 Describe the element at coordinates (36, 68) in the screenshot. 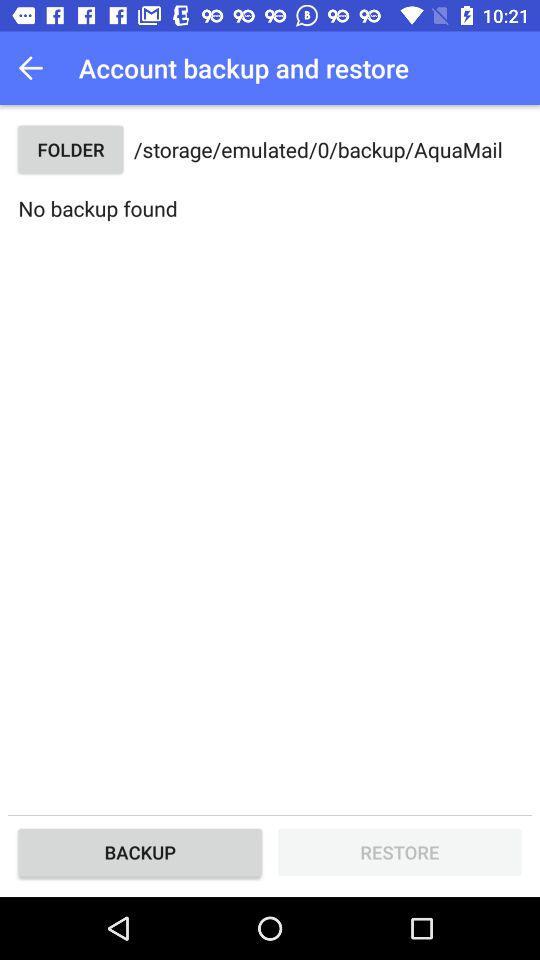

I see `the item next to the account backup and app` at that location.